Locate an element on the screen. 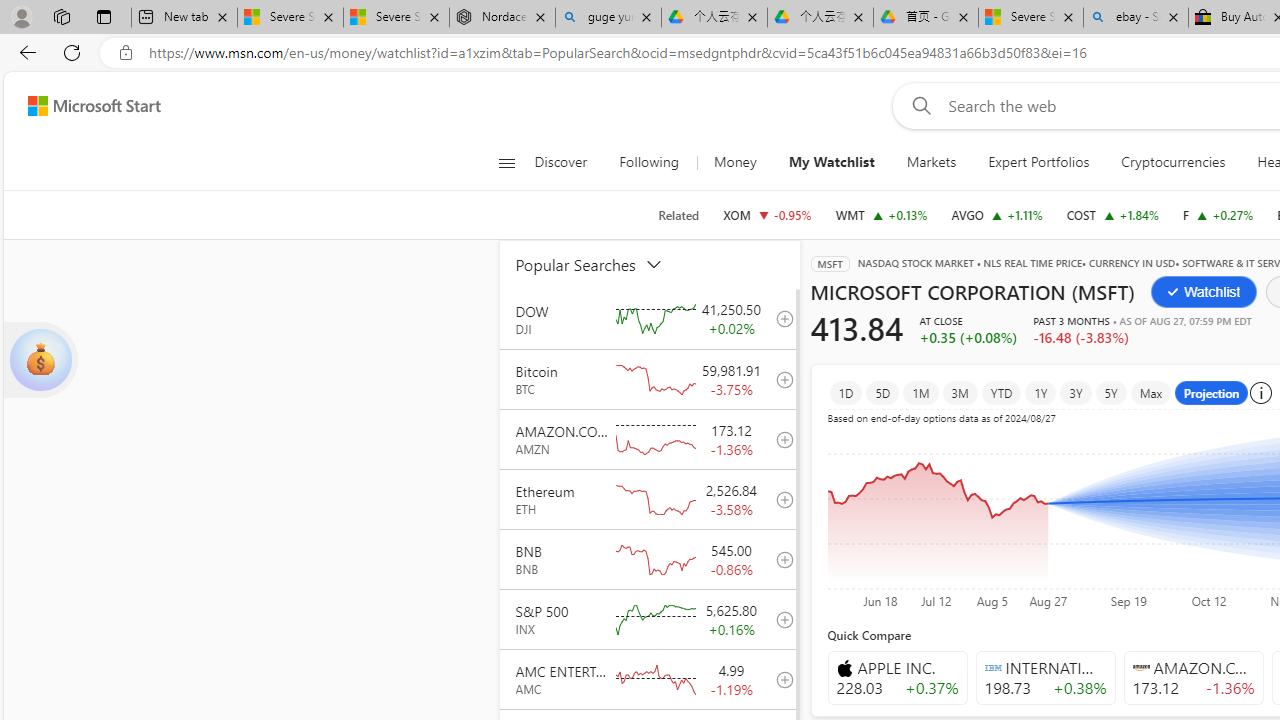 This screenshot has height=720, width=1280. 'F FORD MOTOR COMPANY increase 11.14 +0.03 +0.27%' is located at coordinates (1217, 214).